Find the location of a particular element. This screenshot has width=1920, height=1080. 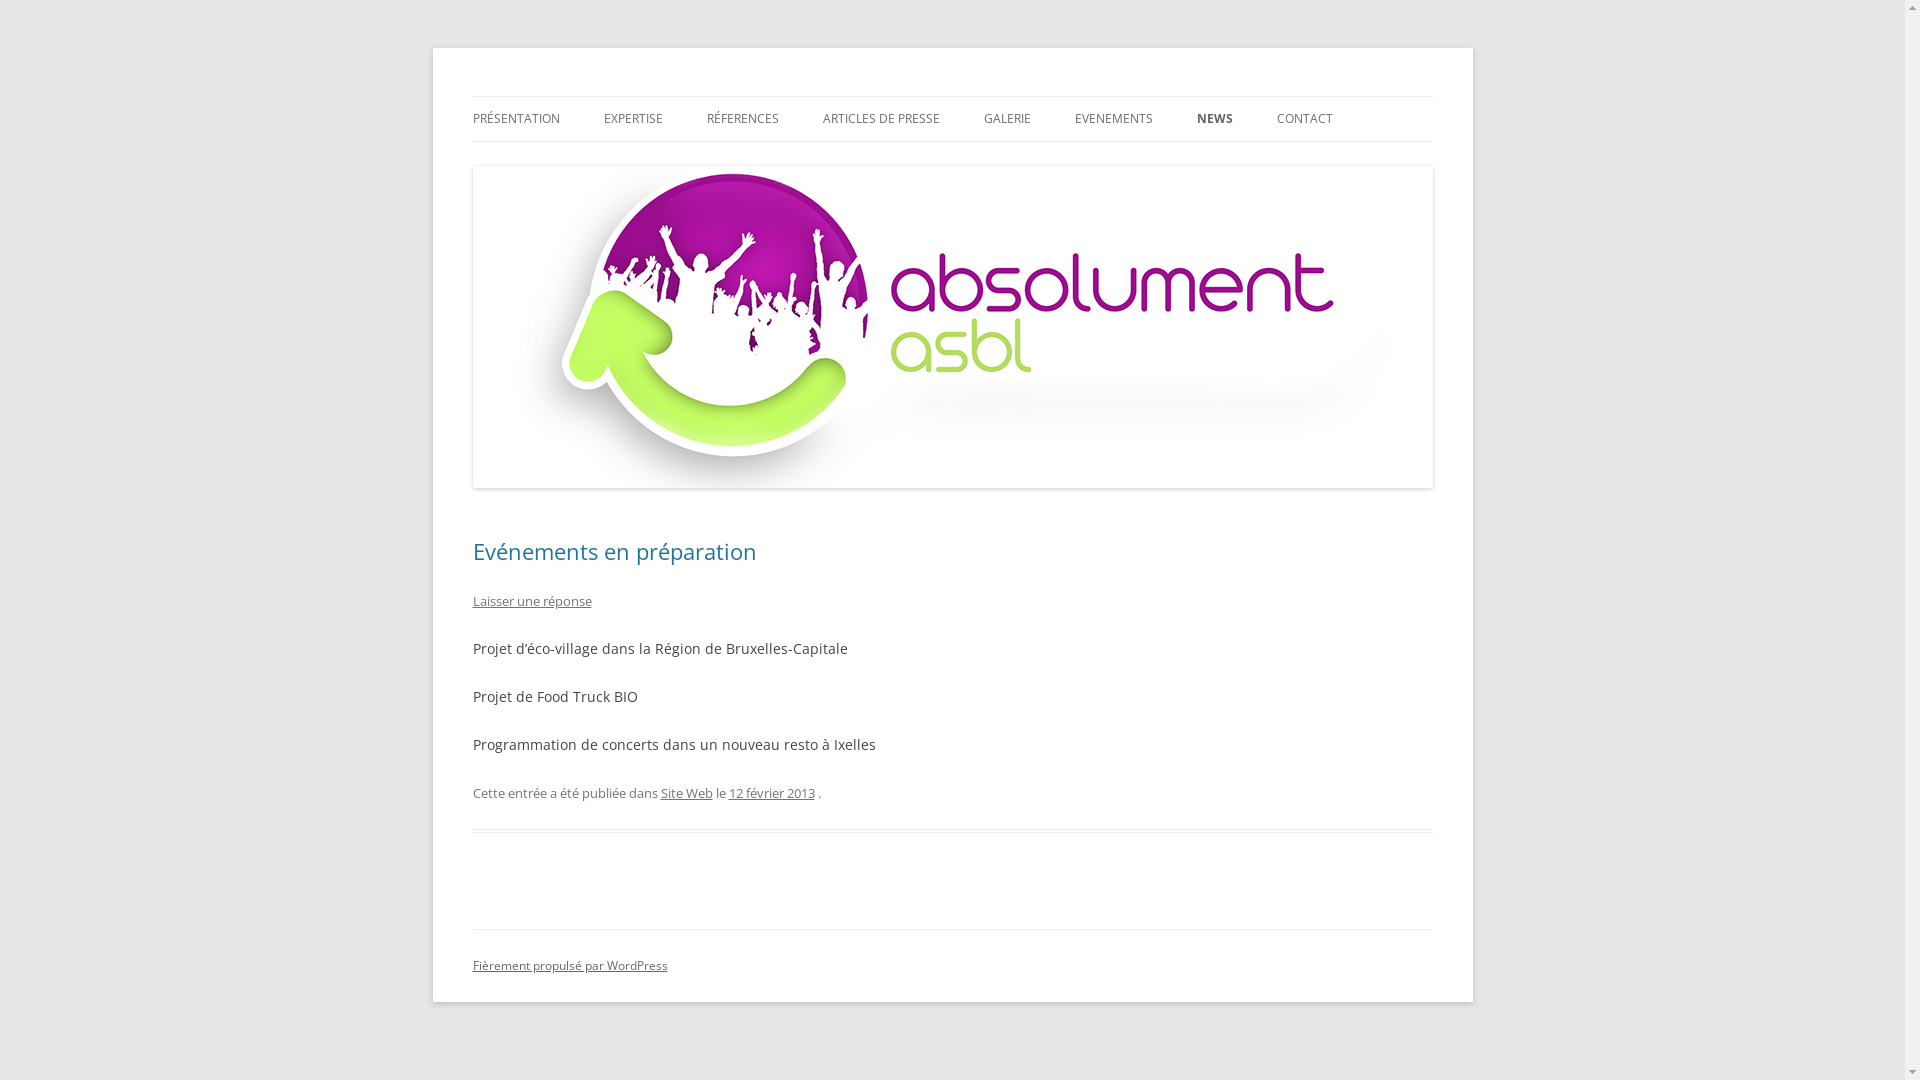

'GALERIE' is located at coordinates (1007, 119).